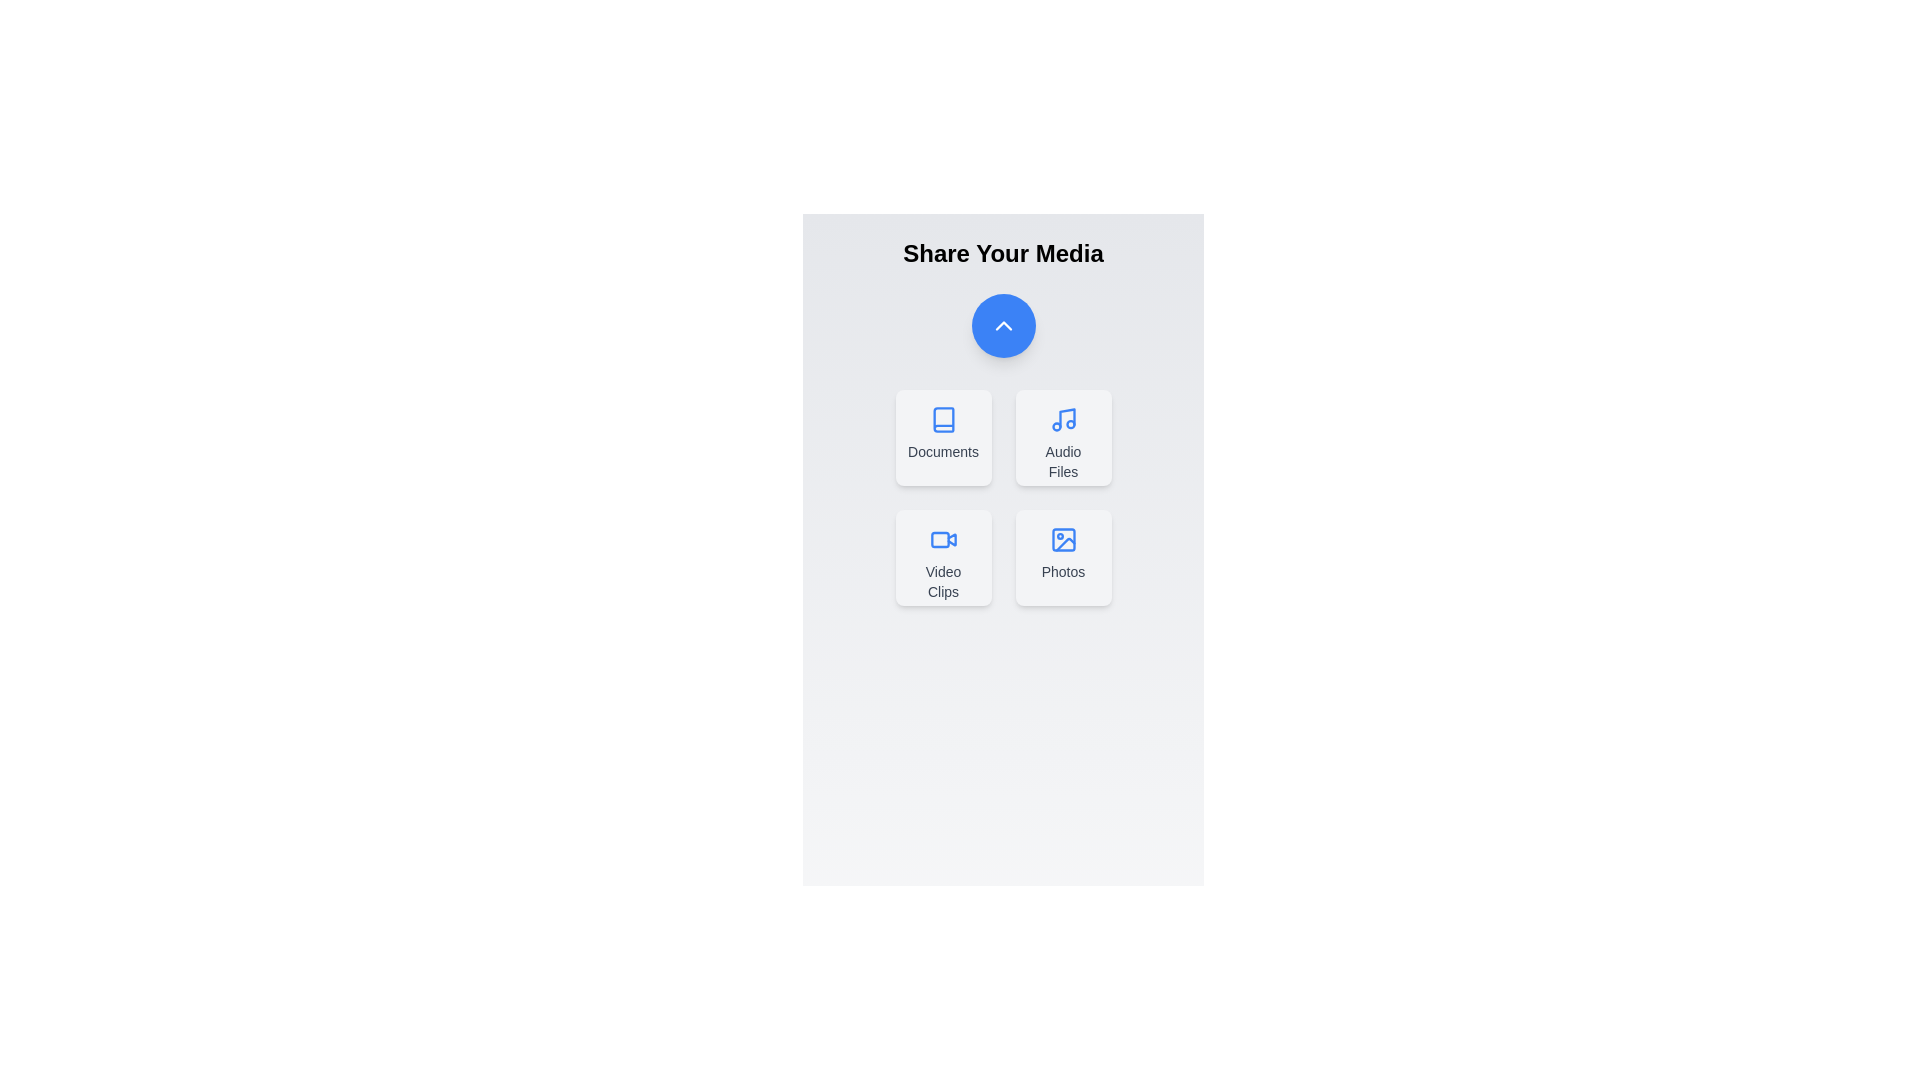  I want to click on the button corresponding to the media type Video Clips, so click(942, 558).